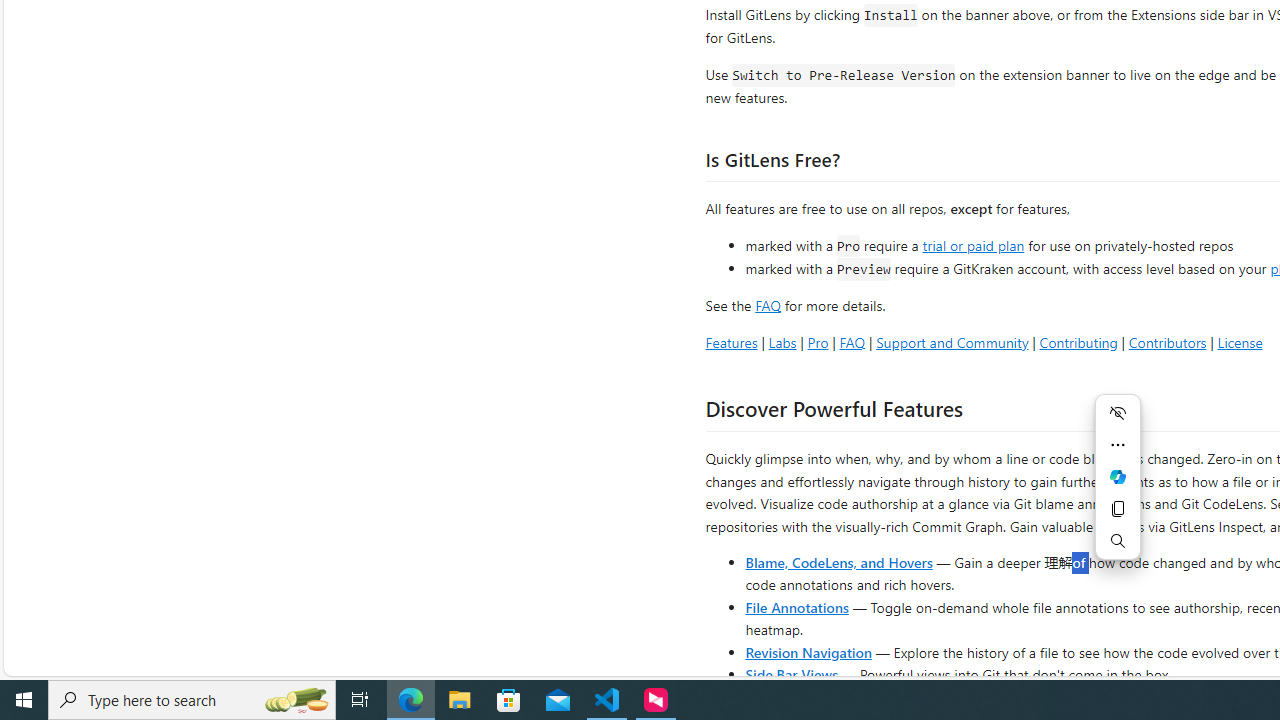 The width and height of the screenshot is (1280, 720). I want to click on 'License', so click(1239, 341).